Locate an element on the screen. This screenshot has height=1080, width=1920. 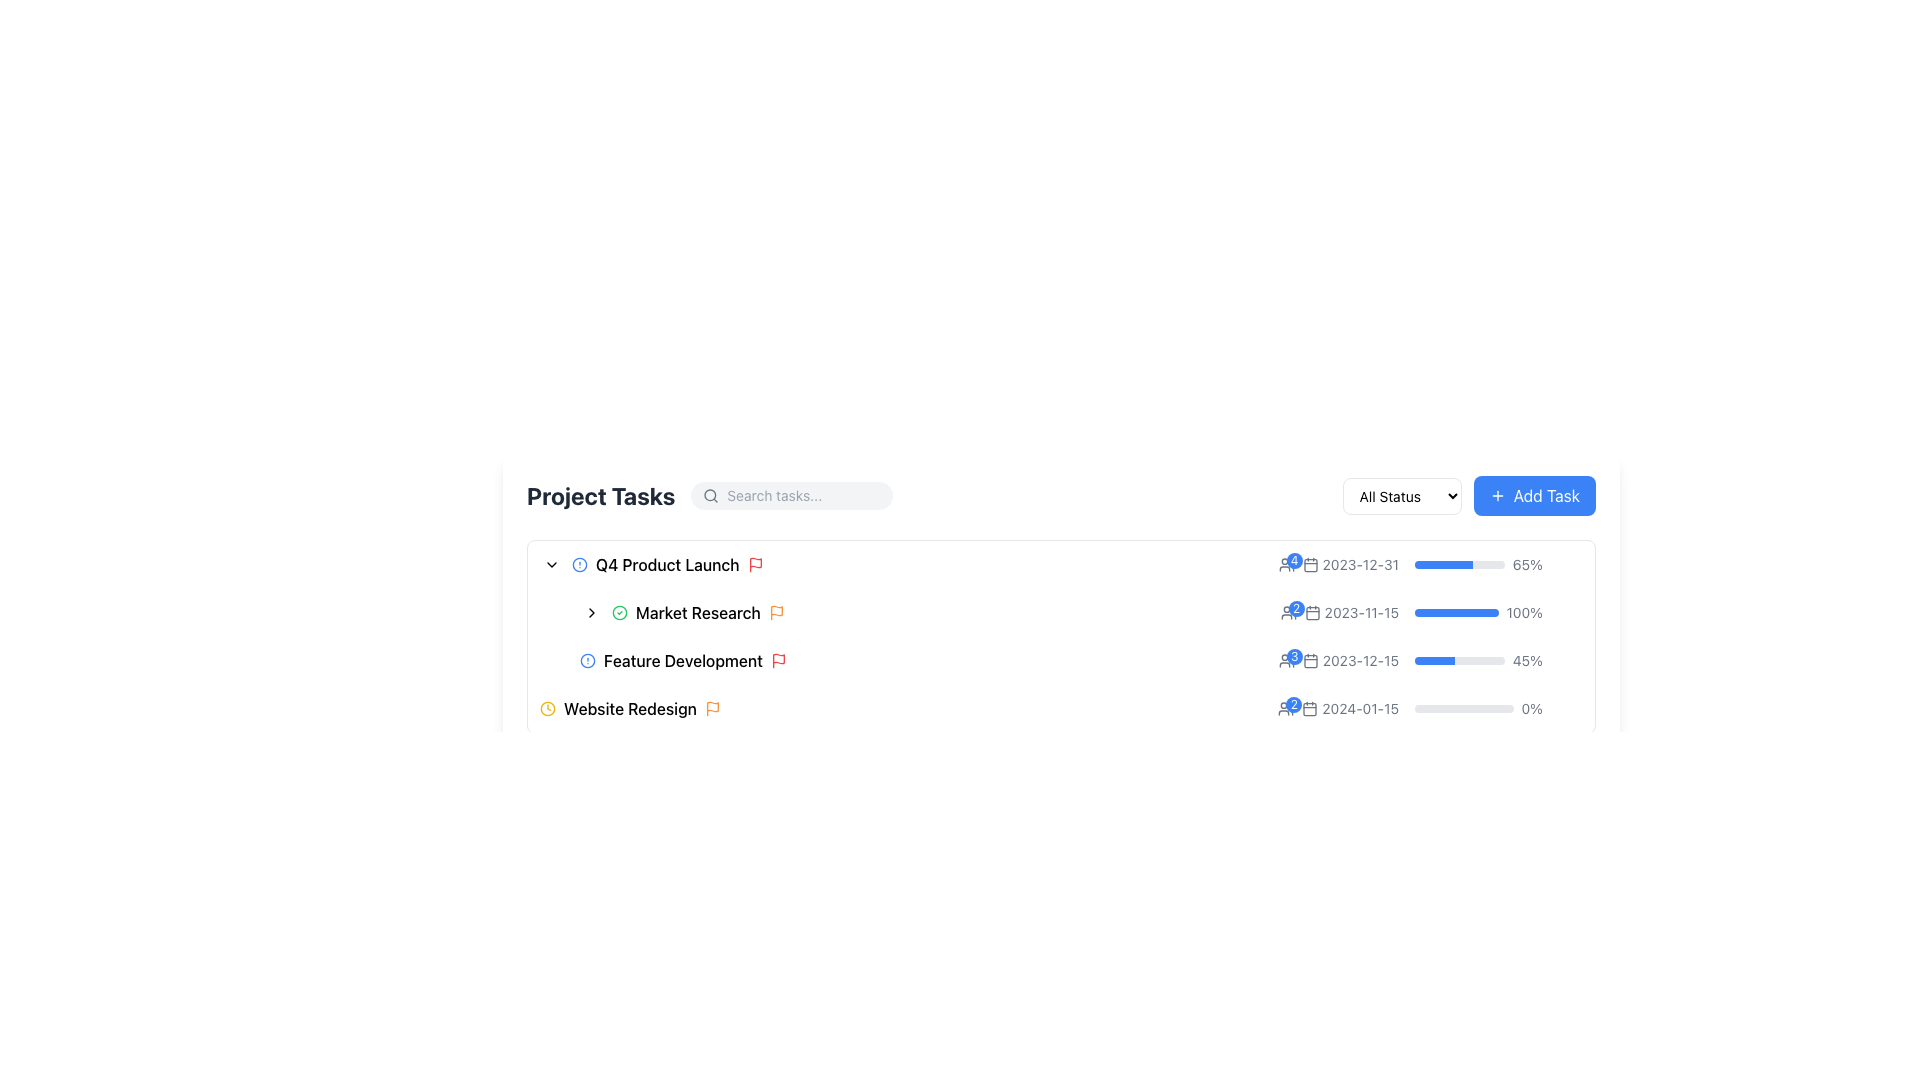
the blue progress bar representing 45% completion for the task aligned with '2023-12-15' in the task progress section is located at coordinates (1434, 660).